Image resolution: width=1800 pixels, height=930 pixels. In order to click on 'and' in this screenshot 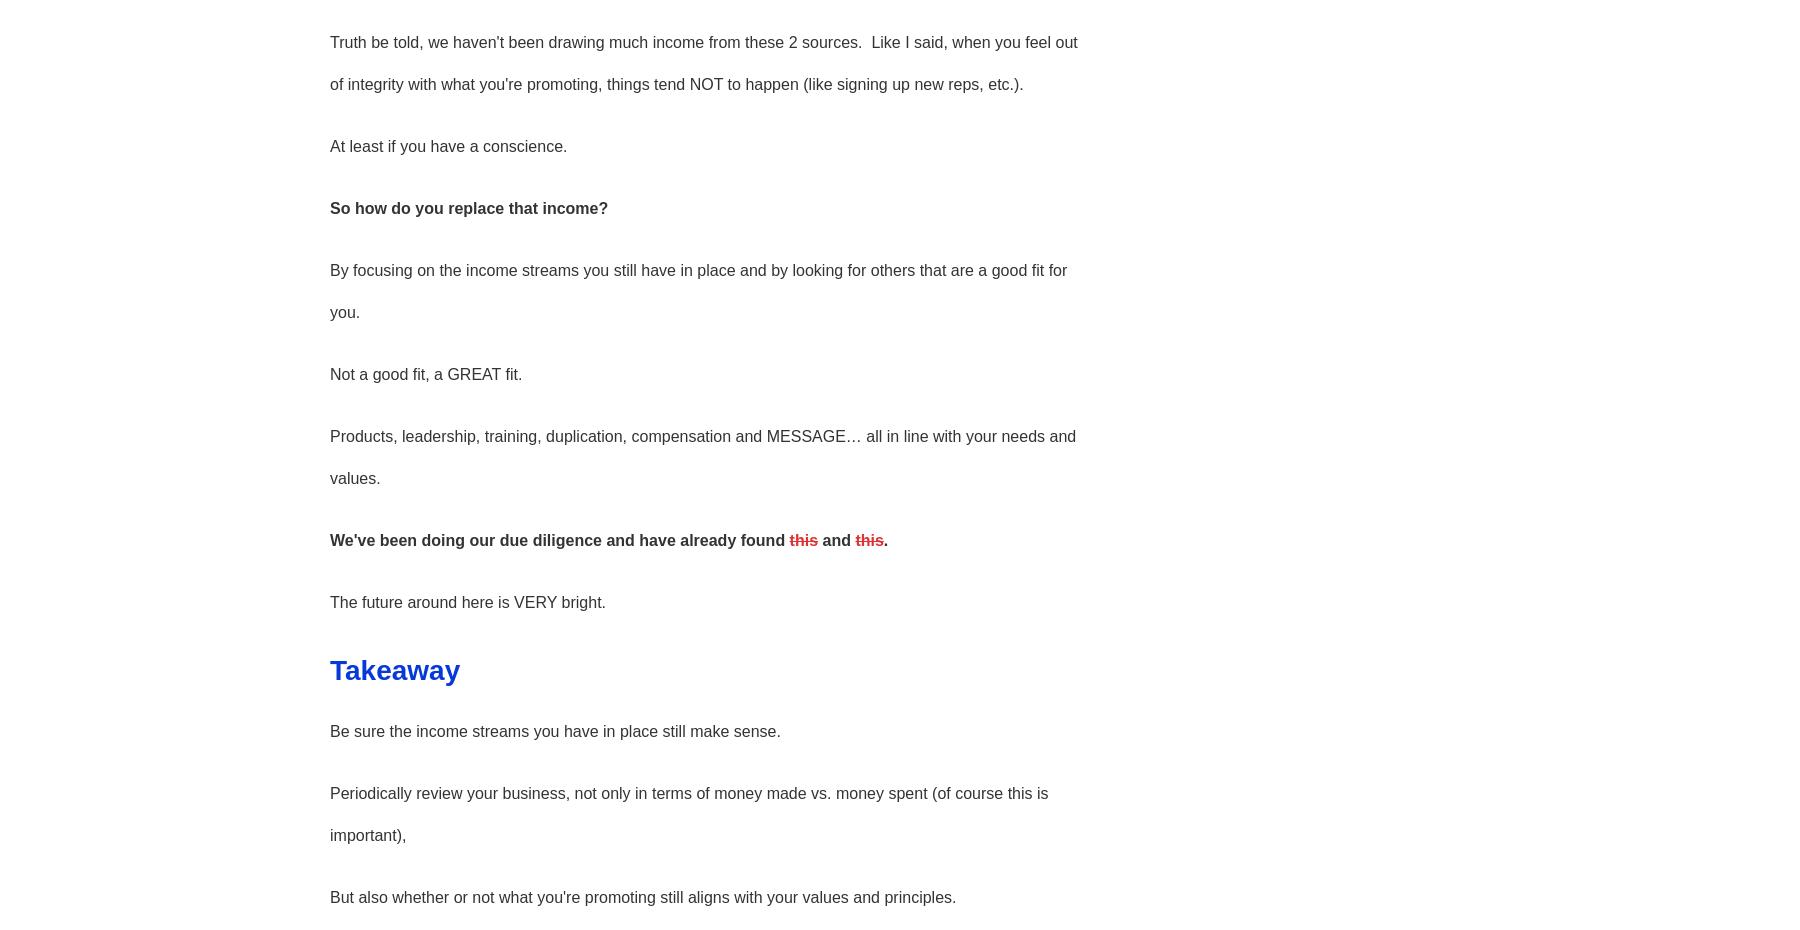, I will do `click(836, 538)`.